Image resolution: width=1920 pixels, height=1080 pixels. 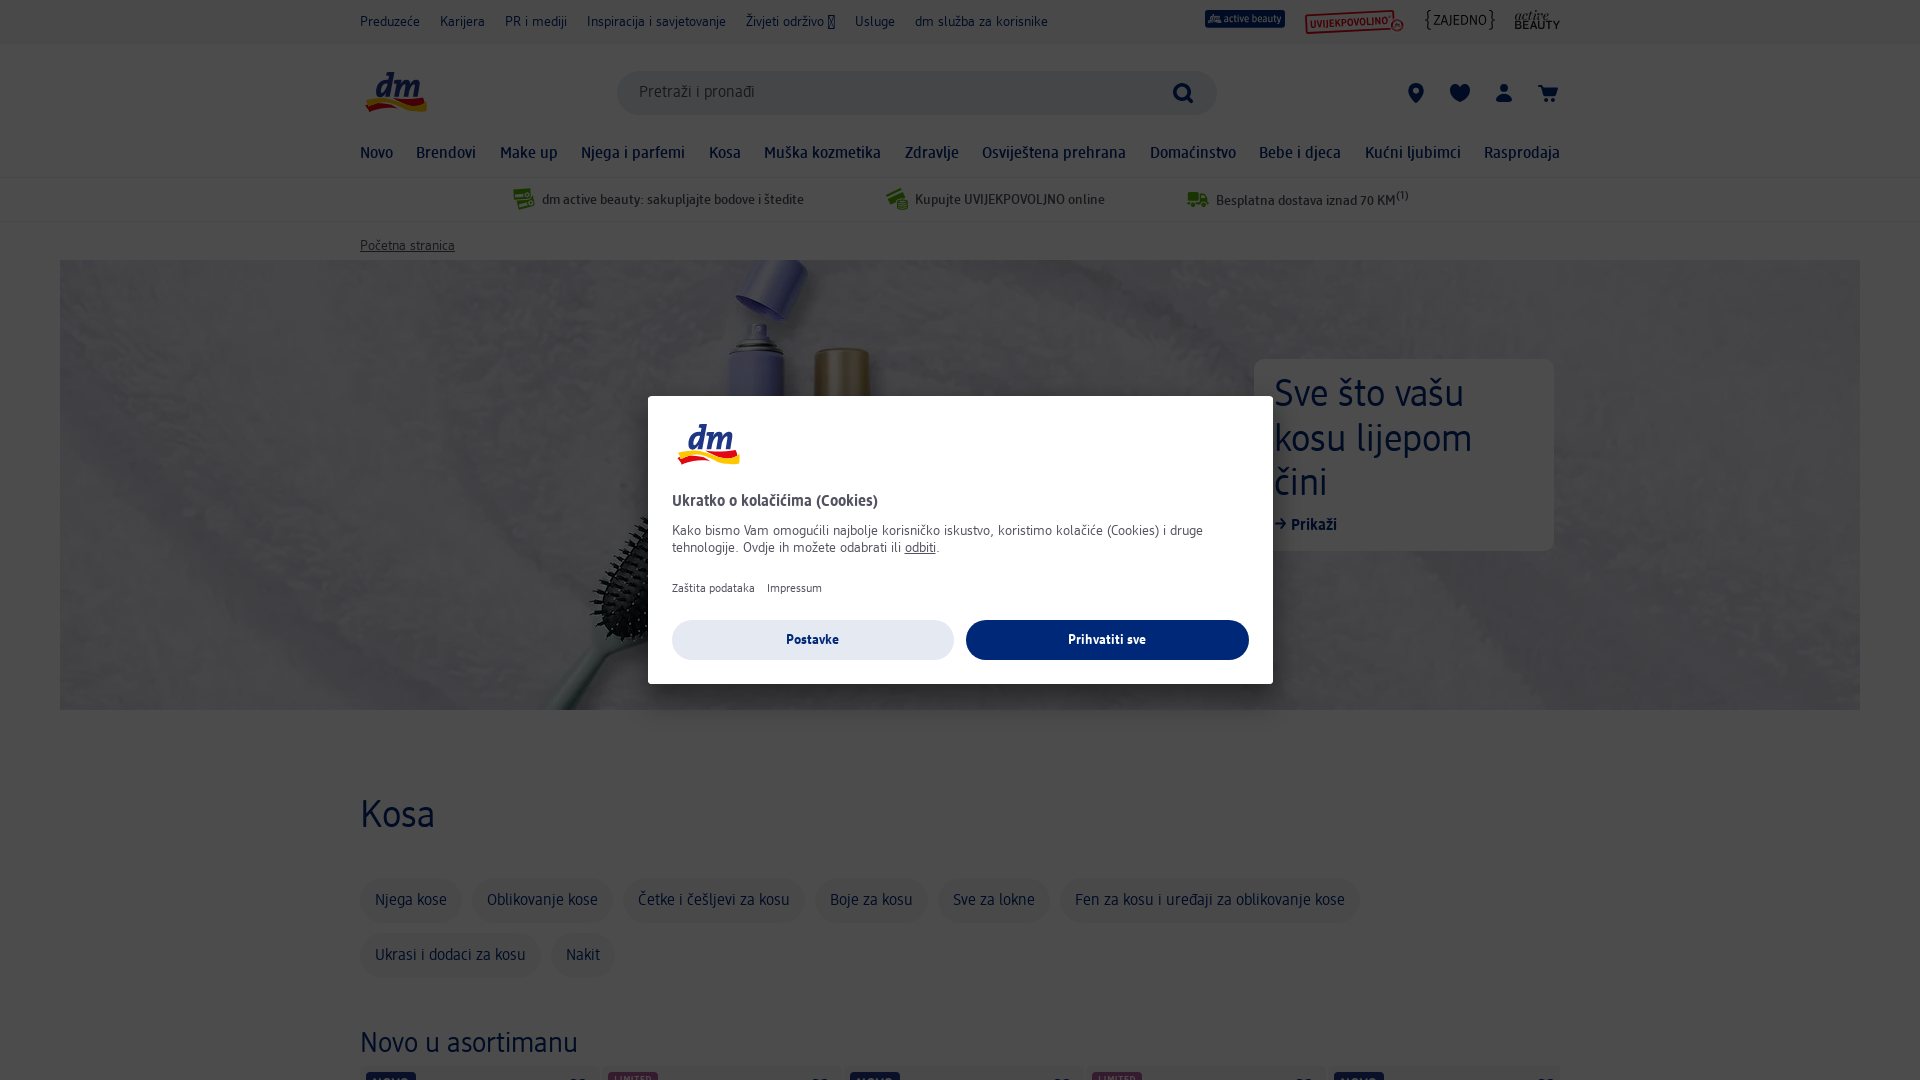 What do you see at coordinates (1536, 19) in the screenshot?
I see `'active beauty Online Magazin'` at bounding box center [1536, 19].